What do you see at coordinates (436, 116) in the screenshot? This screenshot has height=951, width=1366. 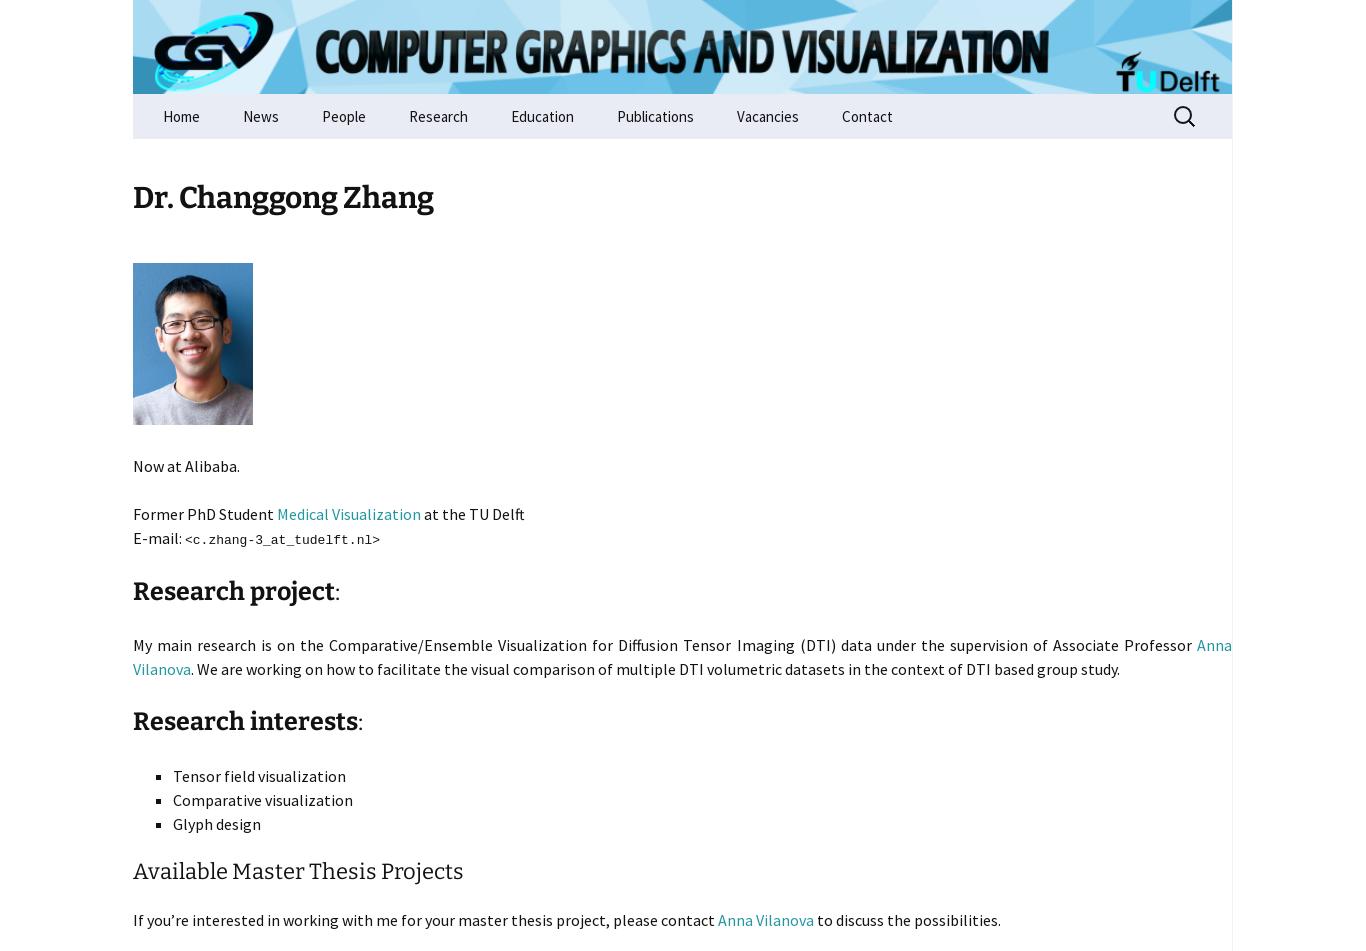 I see `'Research'` at bounding box center [436, 116].